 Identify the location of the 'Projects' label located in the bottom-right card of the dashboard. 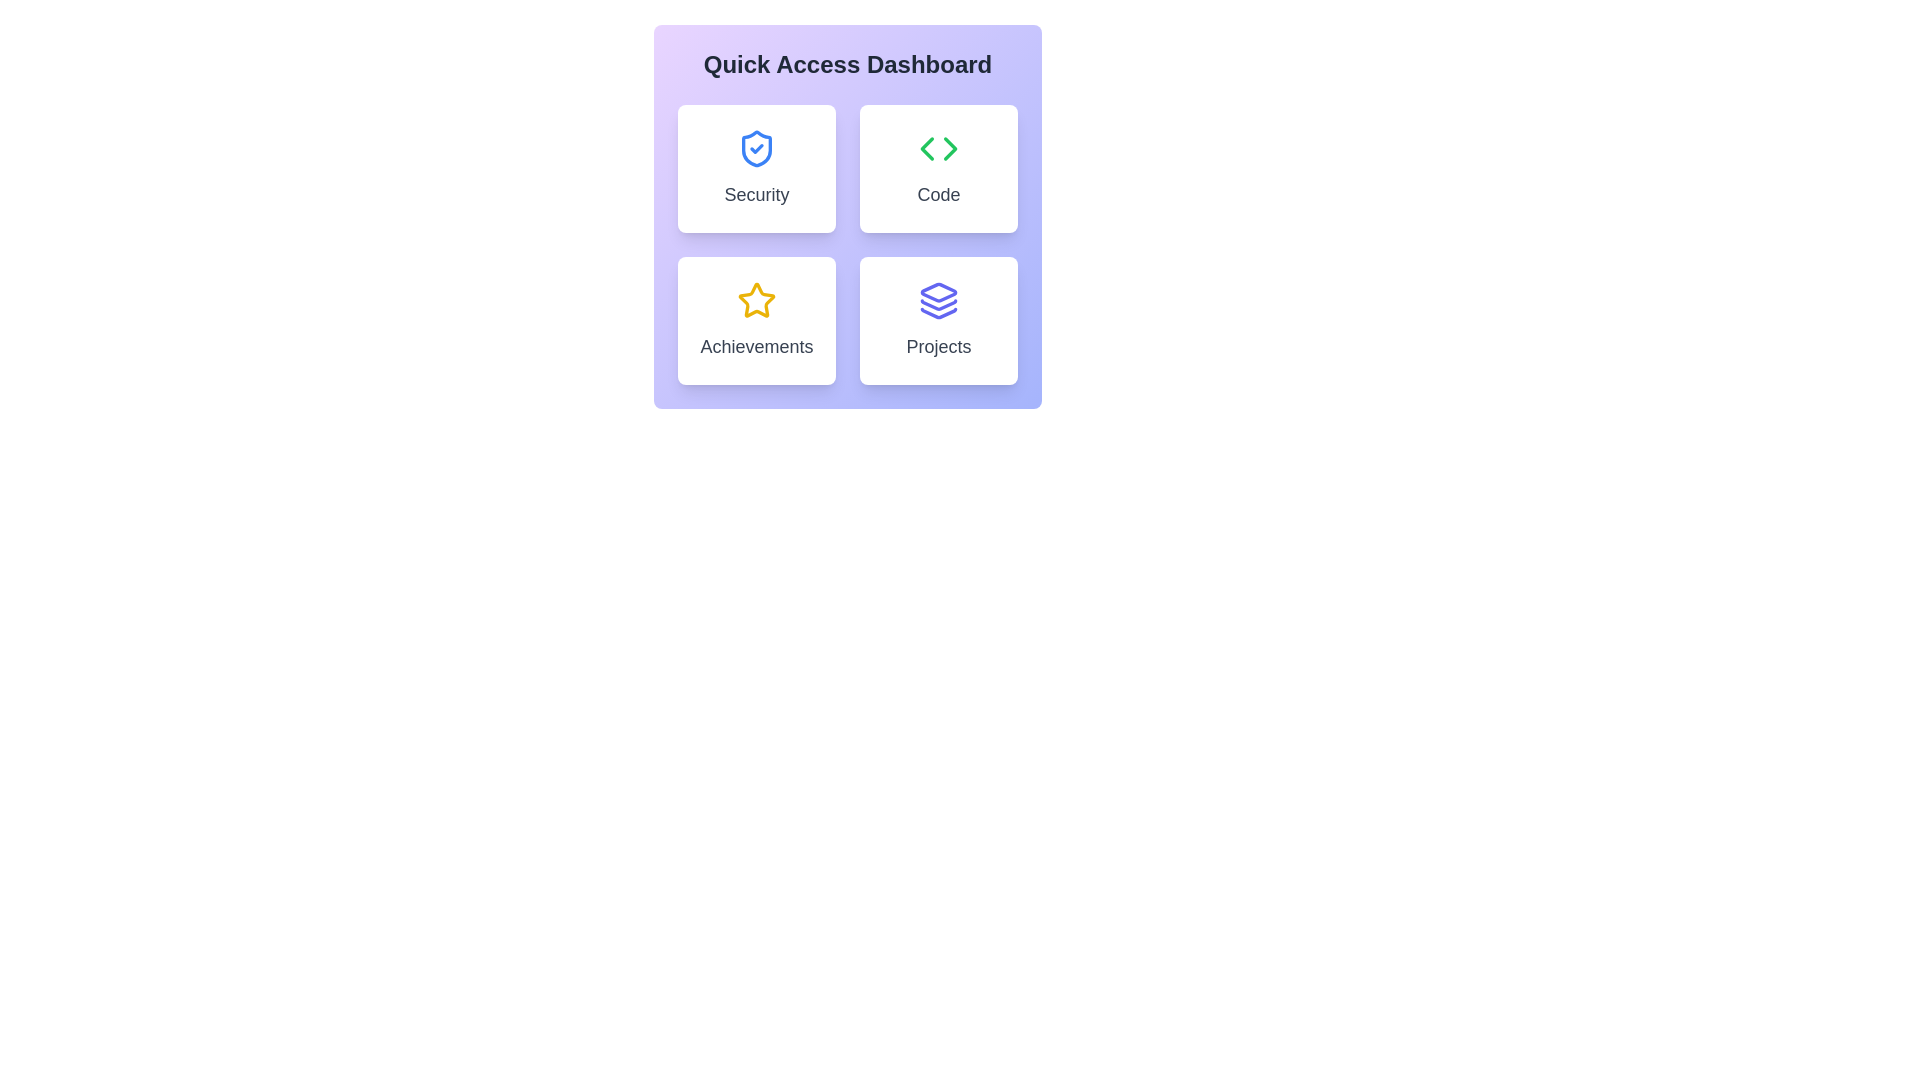
(938, 346).